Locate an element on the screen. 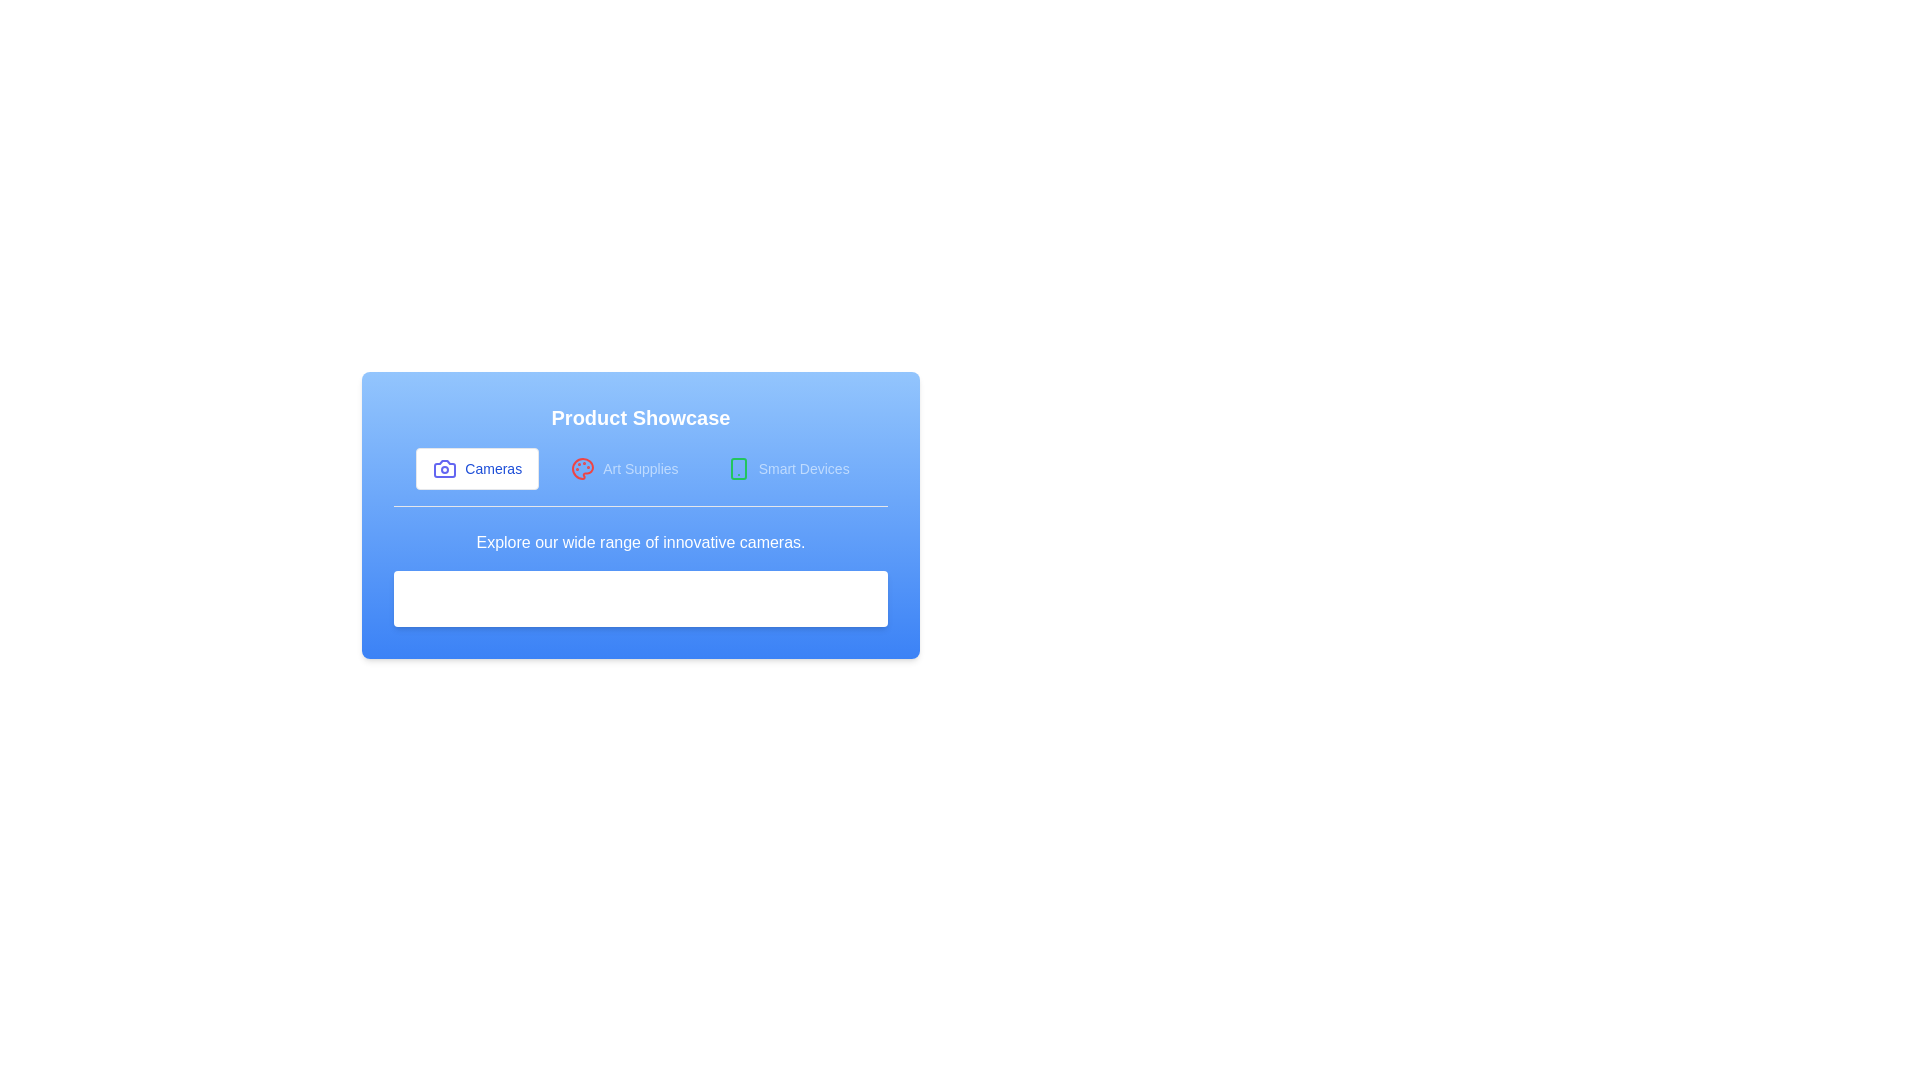  the tab labeled Cameras is located at coordinates (476, 469).